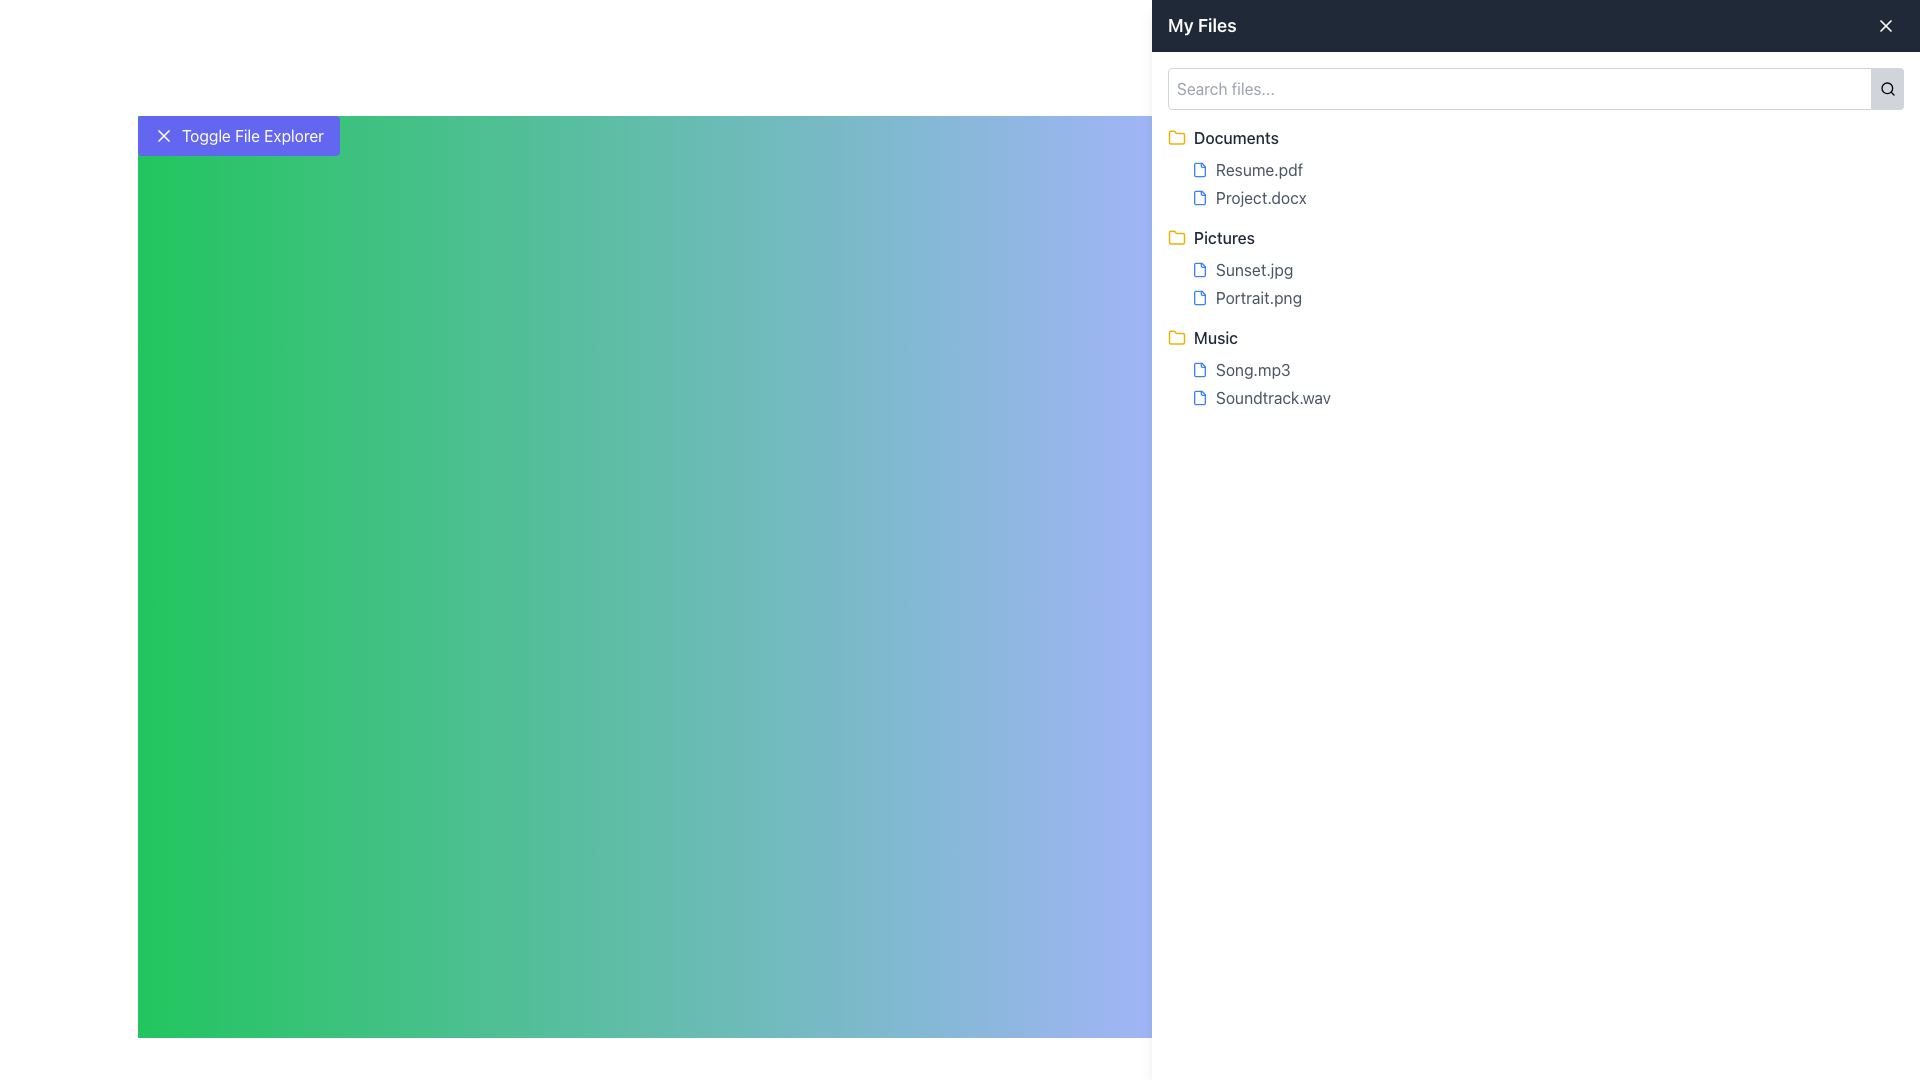 Image resolution: width=1920 pixels, height=1080 pixels. I want to click on the file icon representing 'Resume.pdf' located under the 'Documents' folder, so click(1200, 168).